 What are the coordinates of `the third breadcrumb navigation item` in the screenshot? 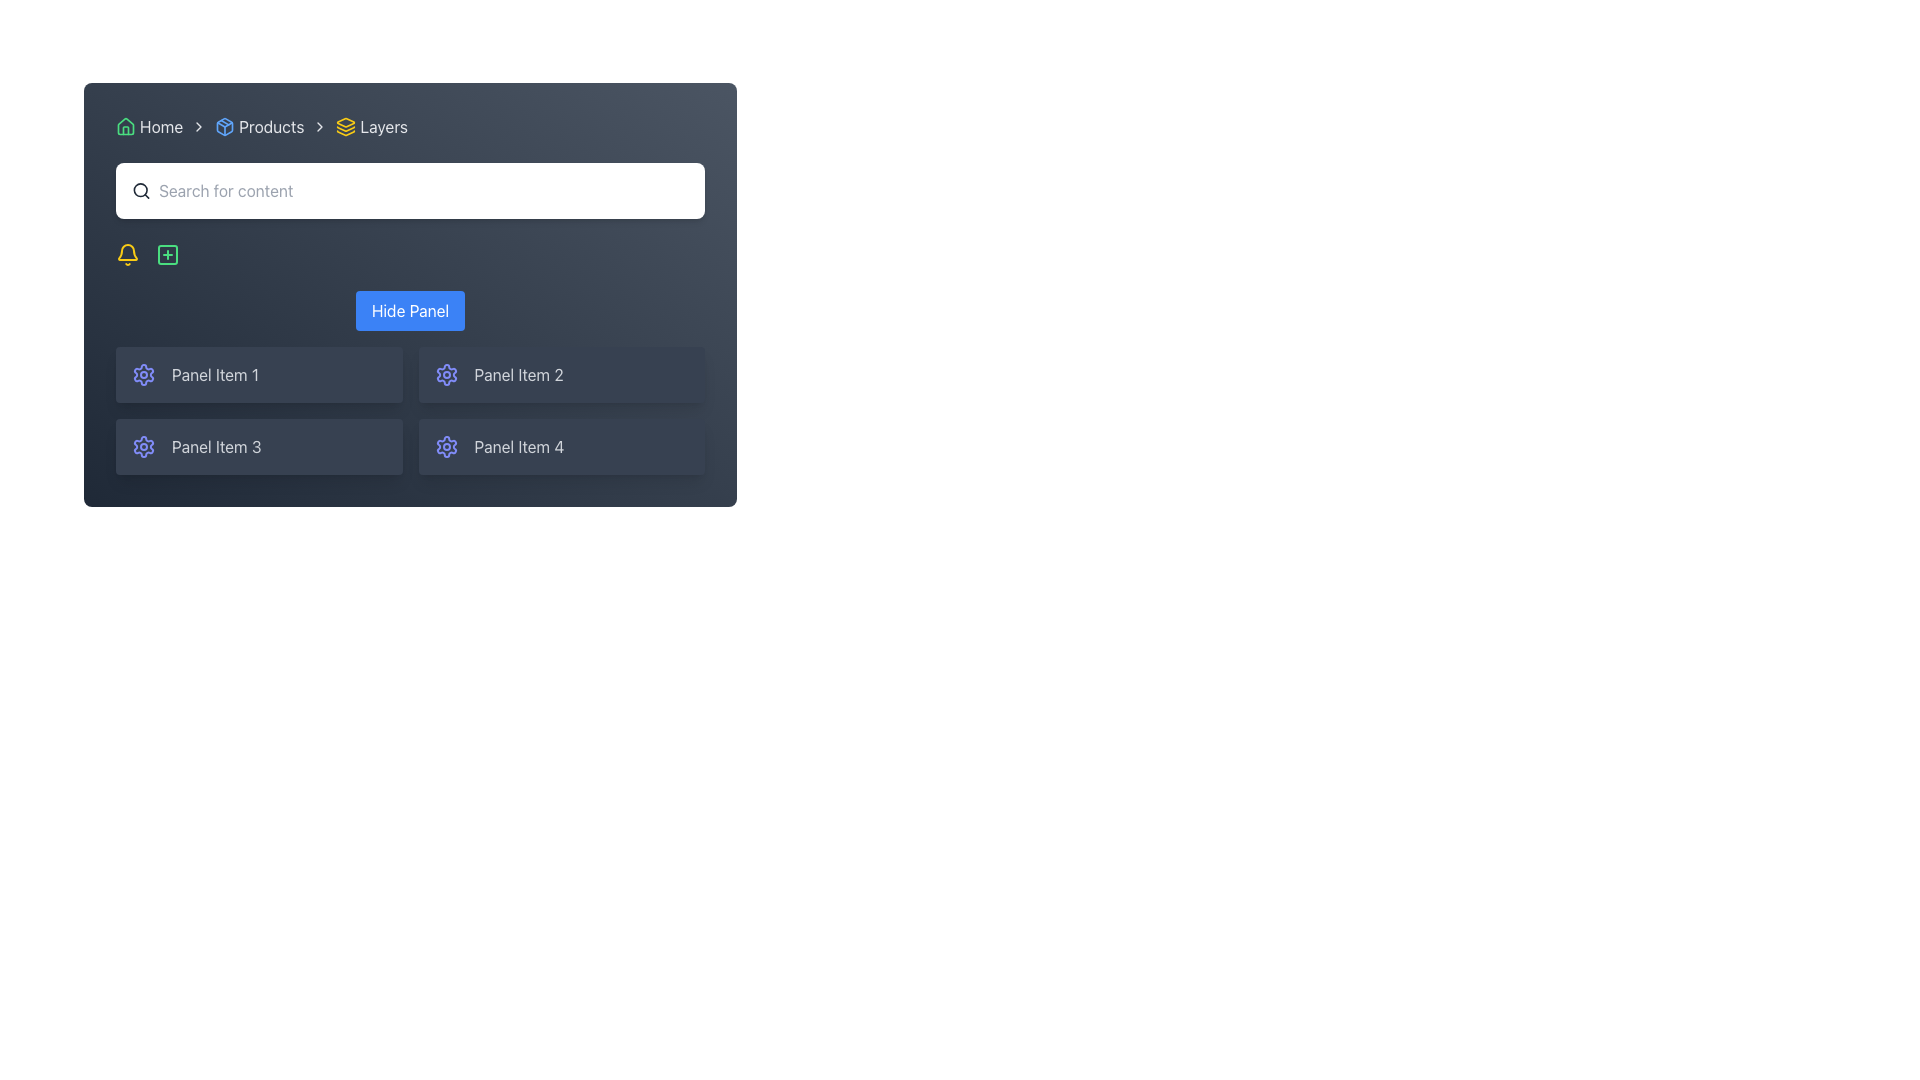 It's located at (372, 127).